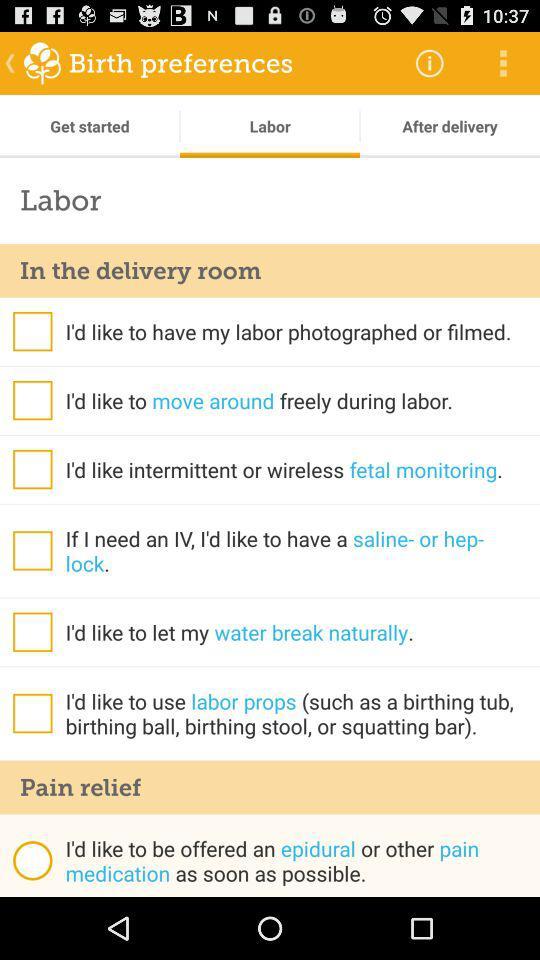  I want to click on empty check box, so click(31, 713).